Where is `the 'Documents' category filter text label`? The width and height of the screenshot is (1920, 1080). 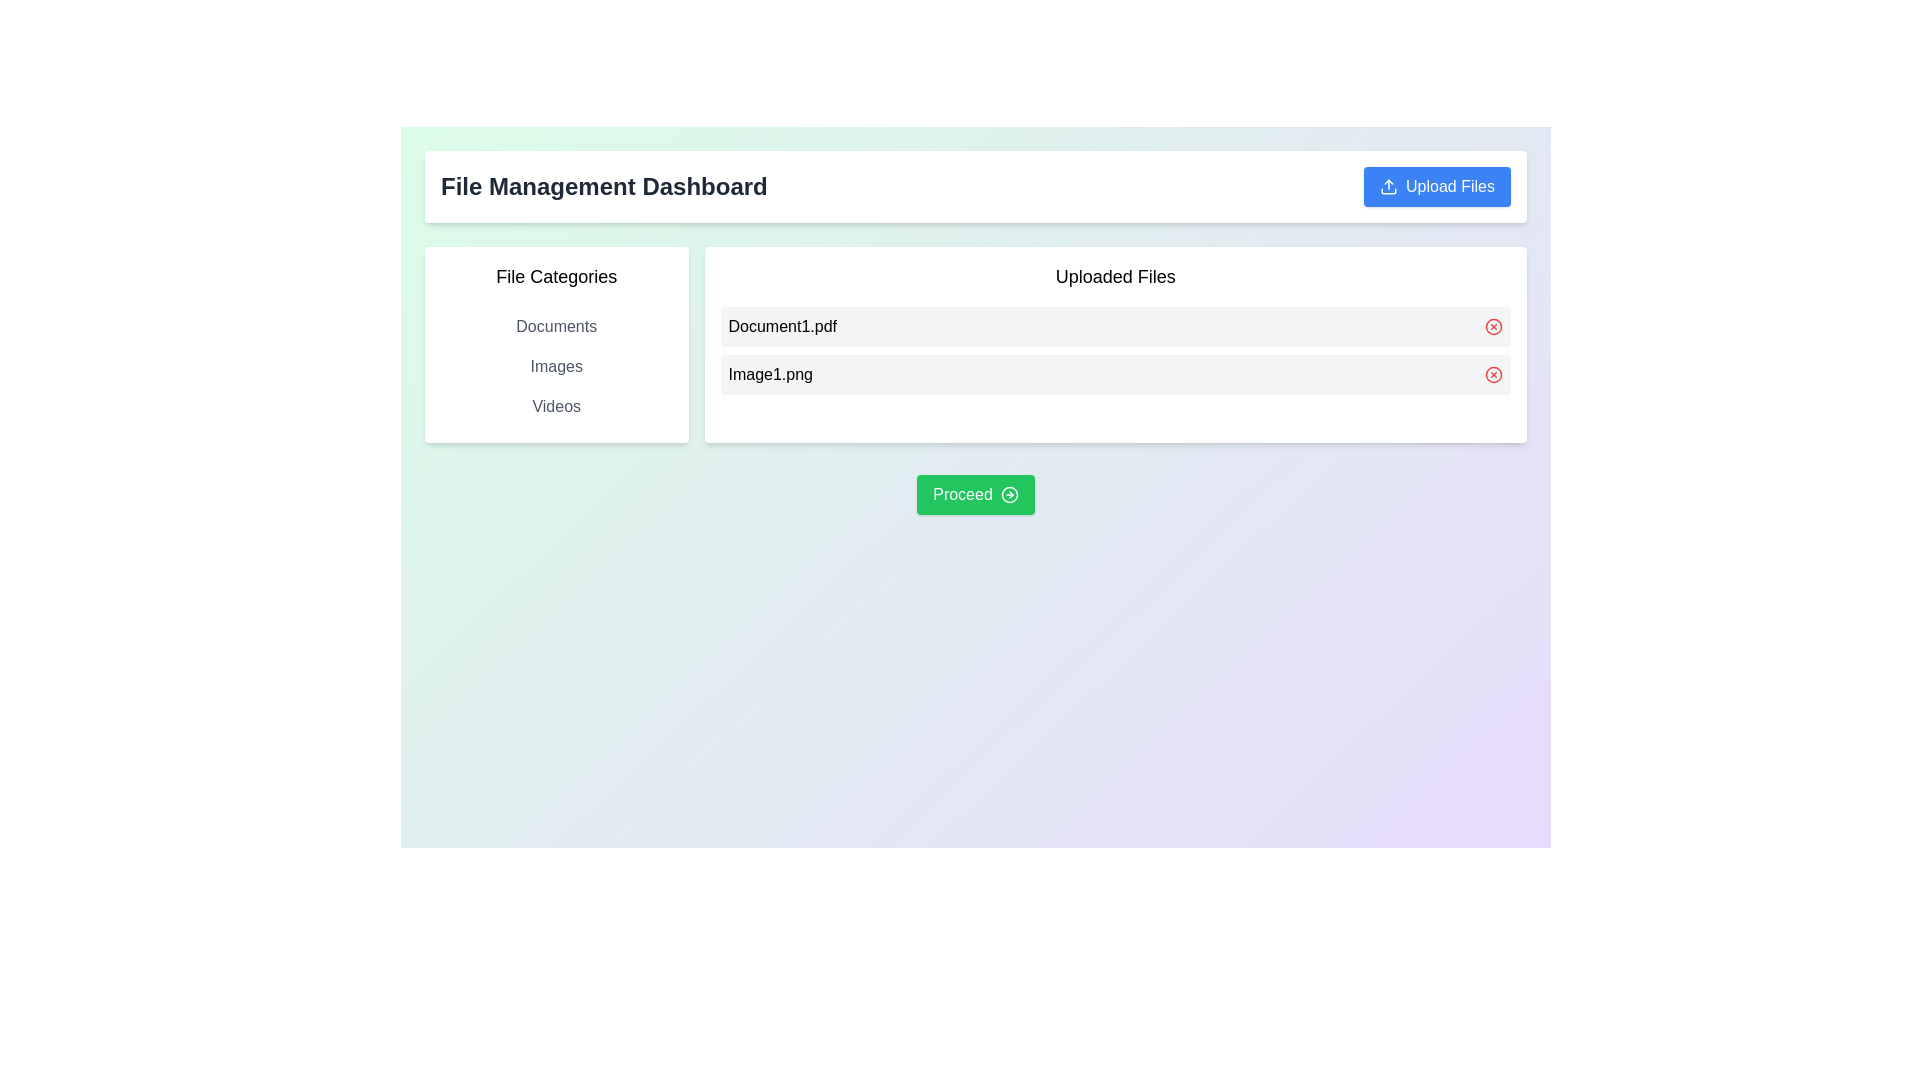
the 'Documents' category filter text label is located at coordinates (556, 326).